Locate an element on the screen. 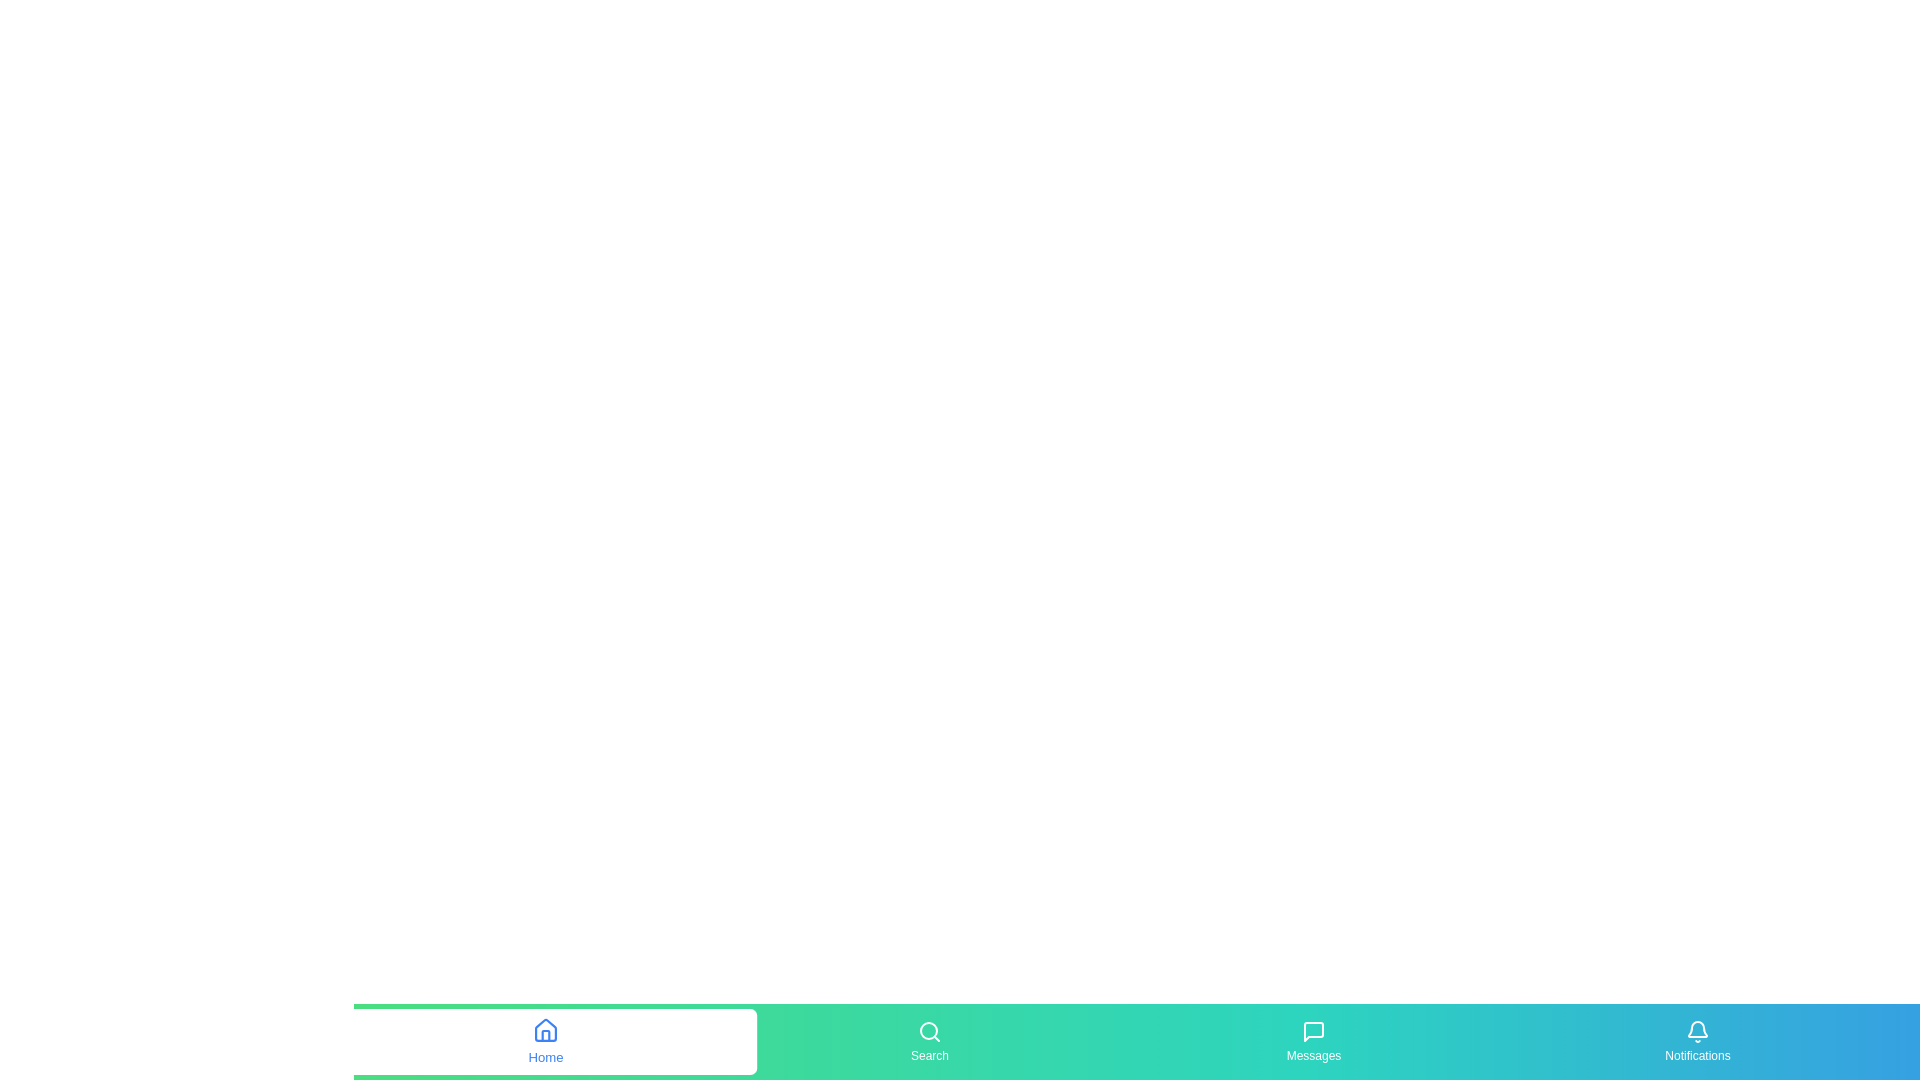 This screenshot has width=1920, height=1080. the Messages tab by clicking the corresponding button is located at coordinates (1314, 1040).